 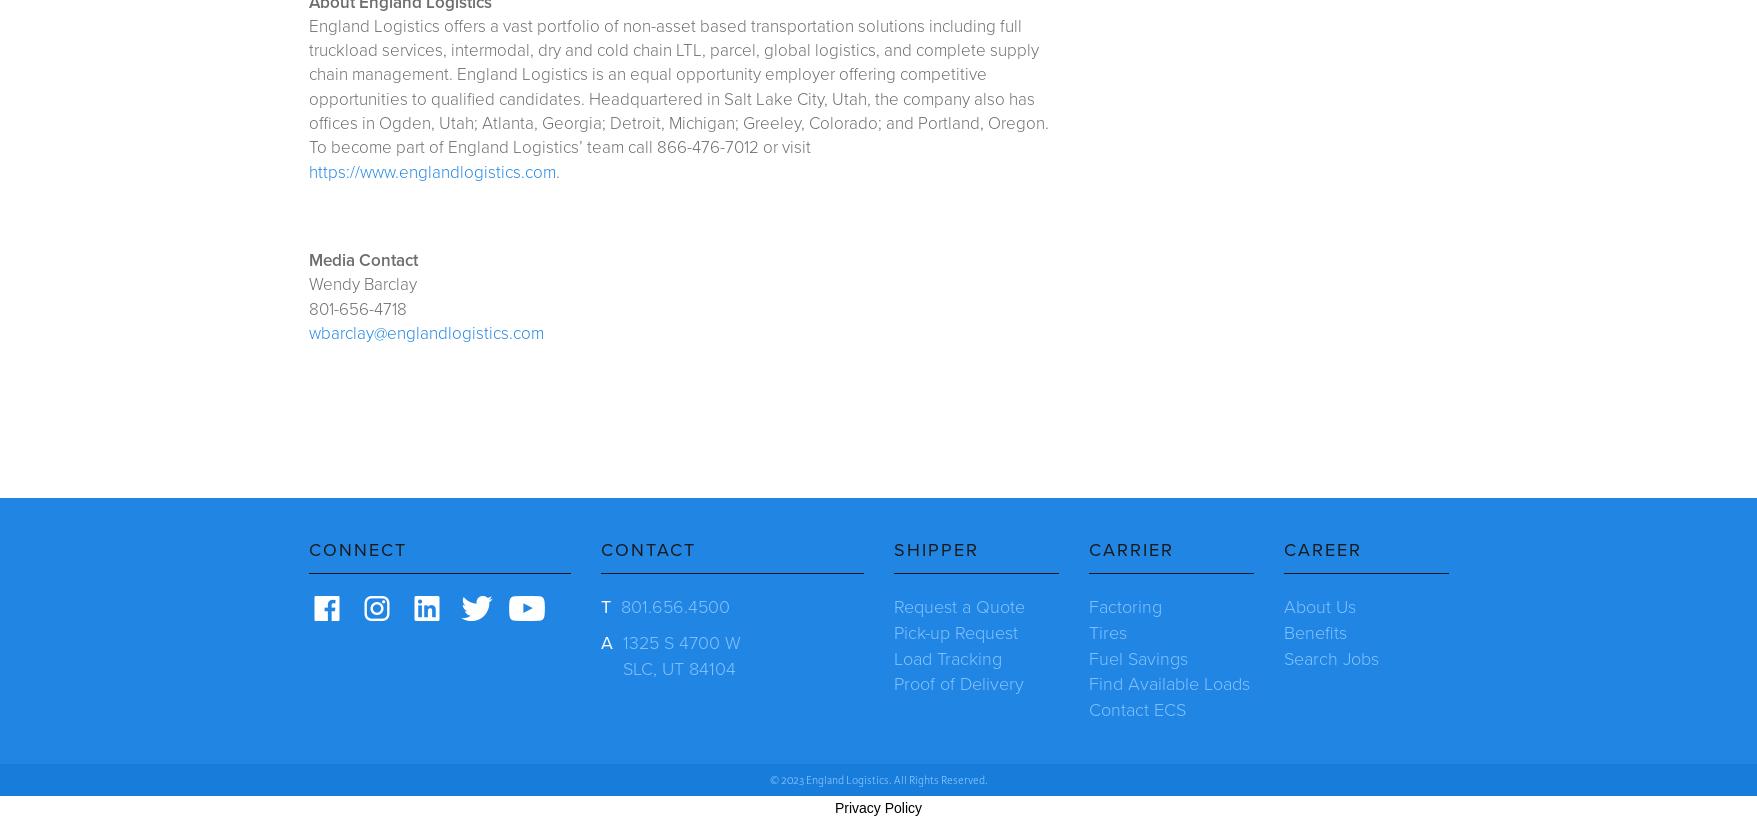 What do you see at coordinates (1136, 656) in the screenshot?
I see `'Fuel Savings'` at bounding box center [1136, 656].